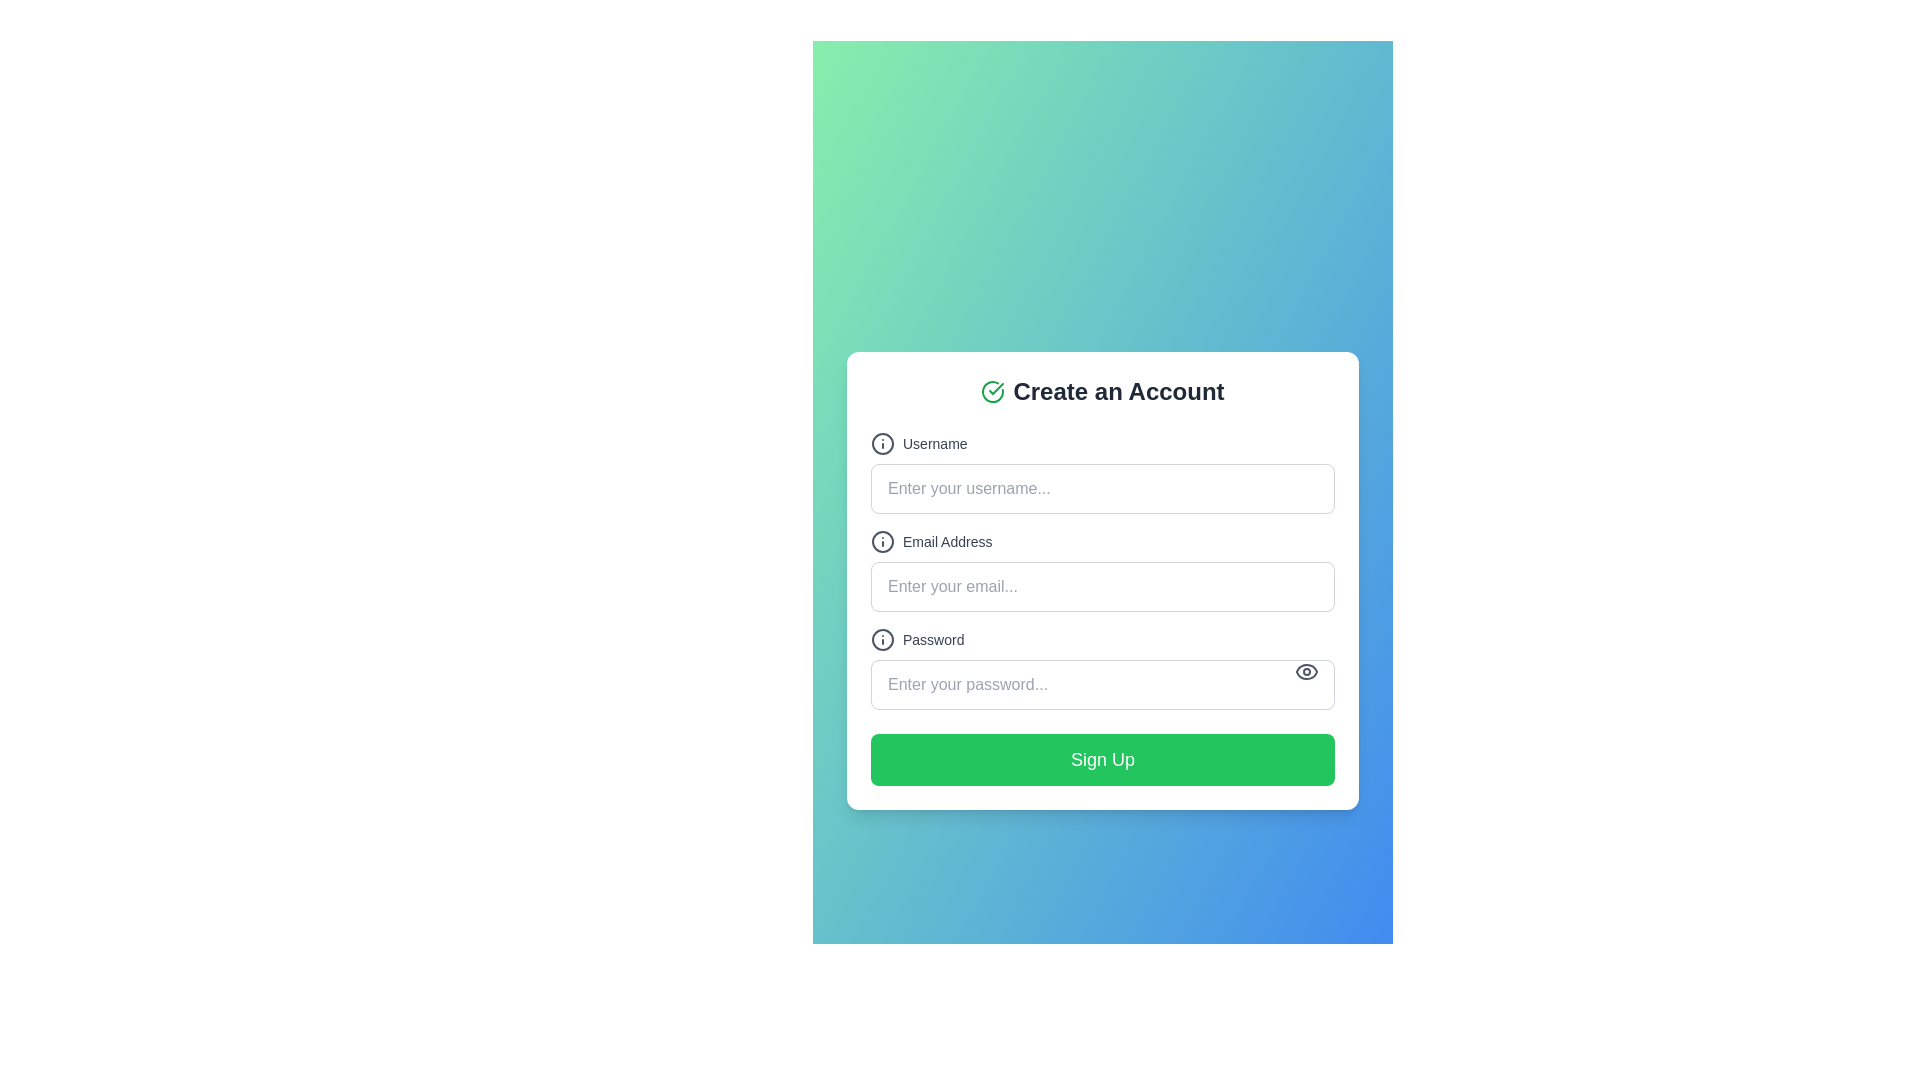  What do you see at coordinates (993, 392) in the screenshot?
I see `the circular green-bordered icon with a white-filled center, which is part of the checkmark icon indicating an affirmative state, located to the left of the 'Create an Account' title in the account creation dialog box` at bounding box center [993, 392].